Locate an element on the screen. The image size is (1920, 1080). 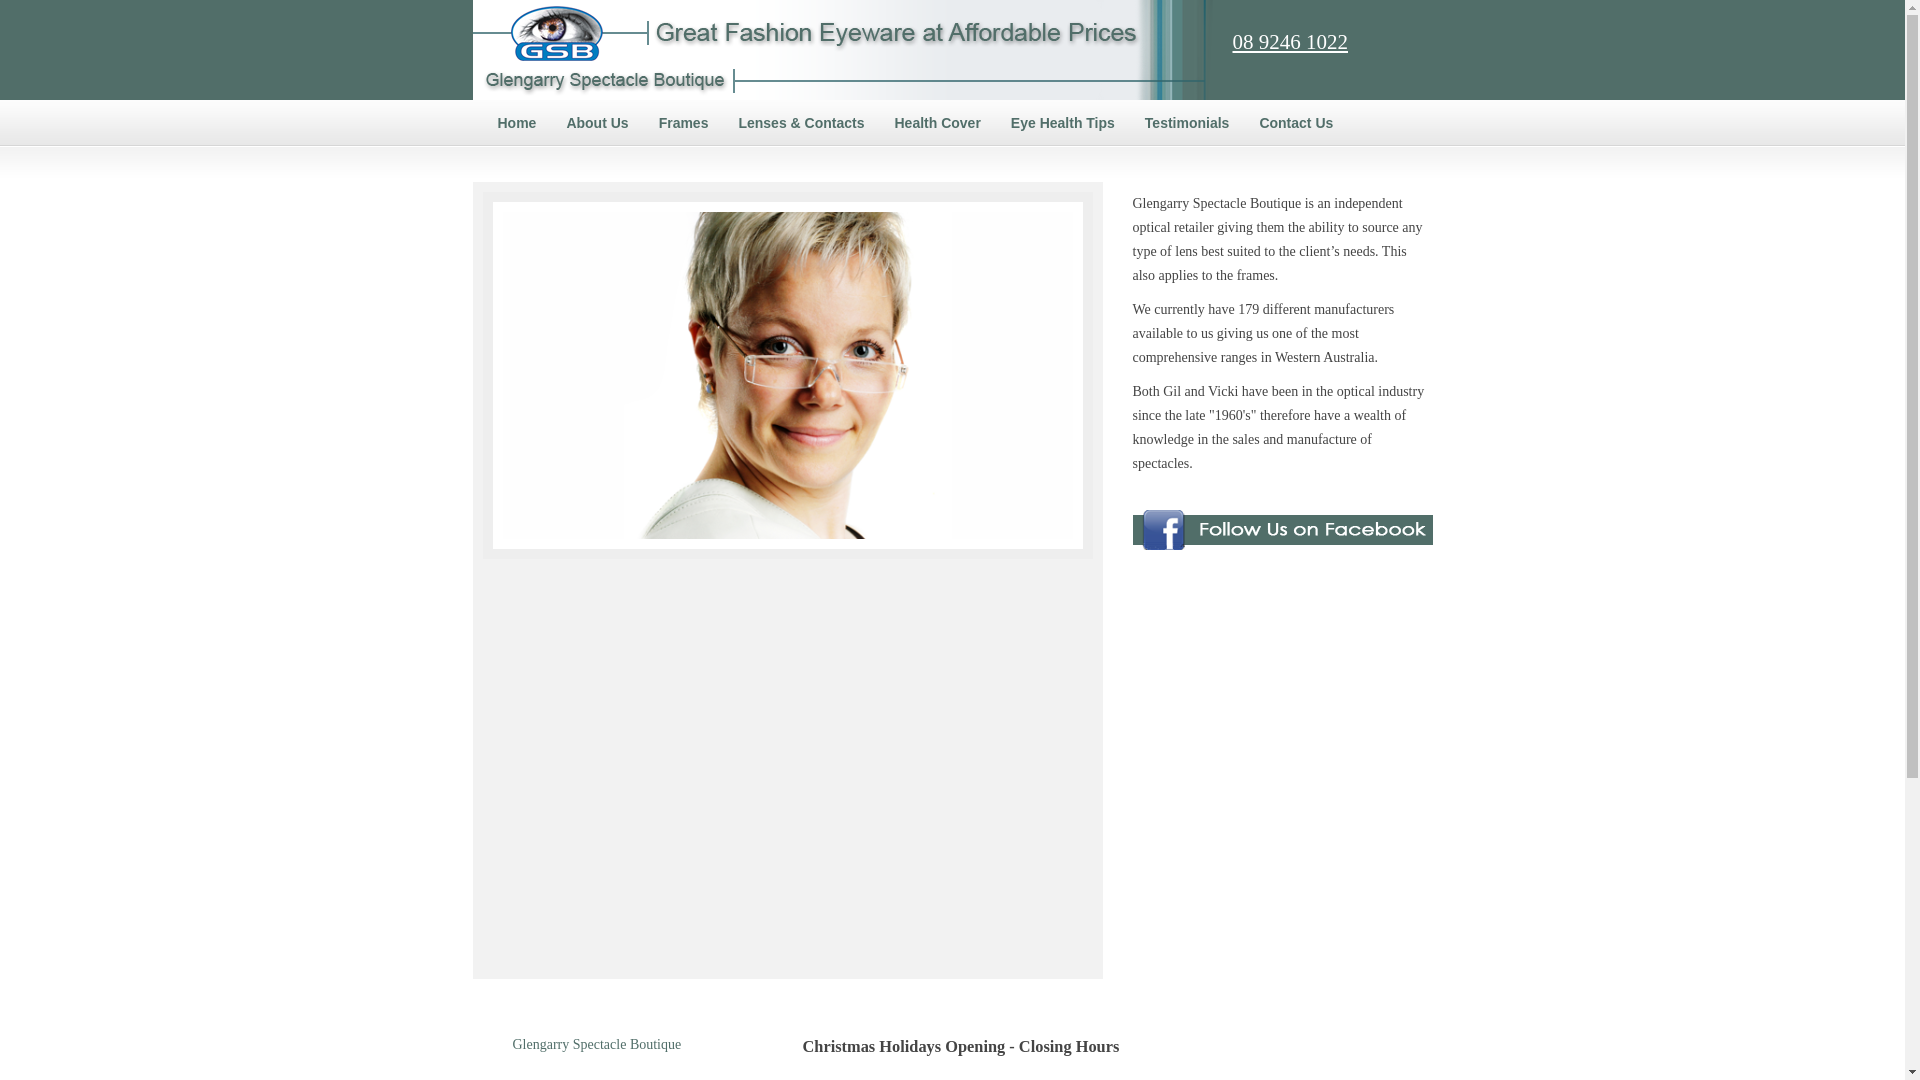
'Lenses & Contacts' is located at coordinates (801, 123).